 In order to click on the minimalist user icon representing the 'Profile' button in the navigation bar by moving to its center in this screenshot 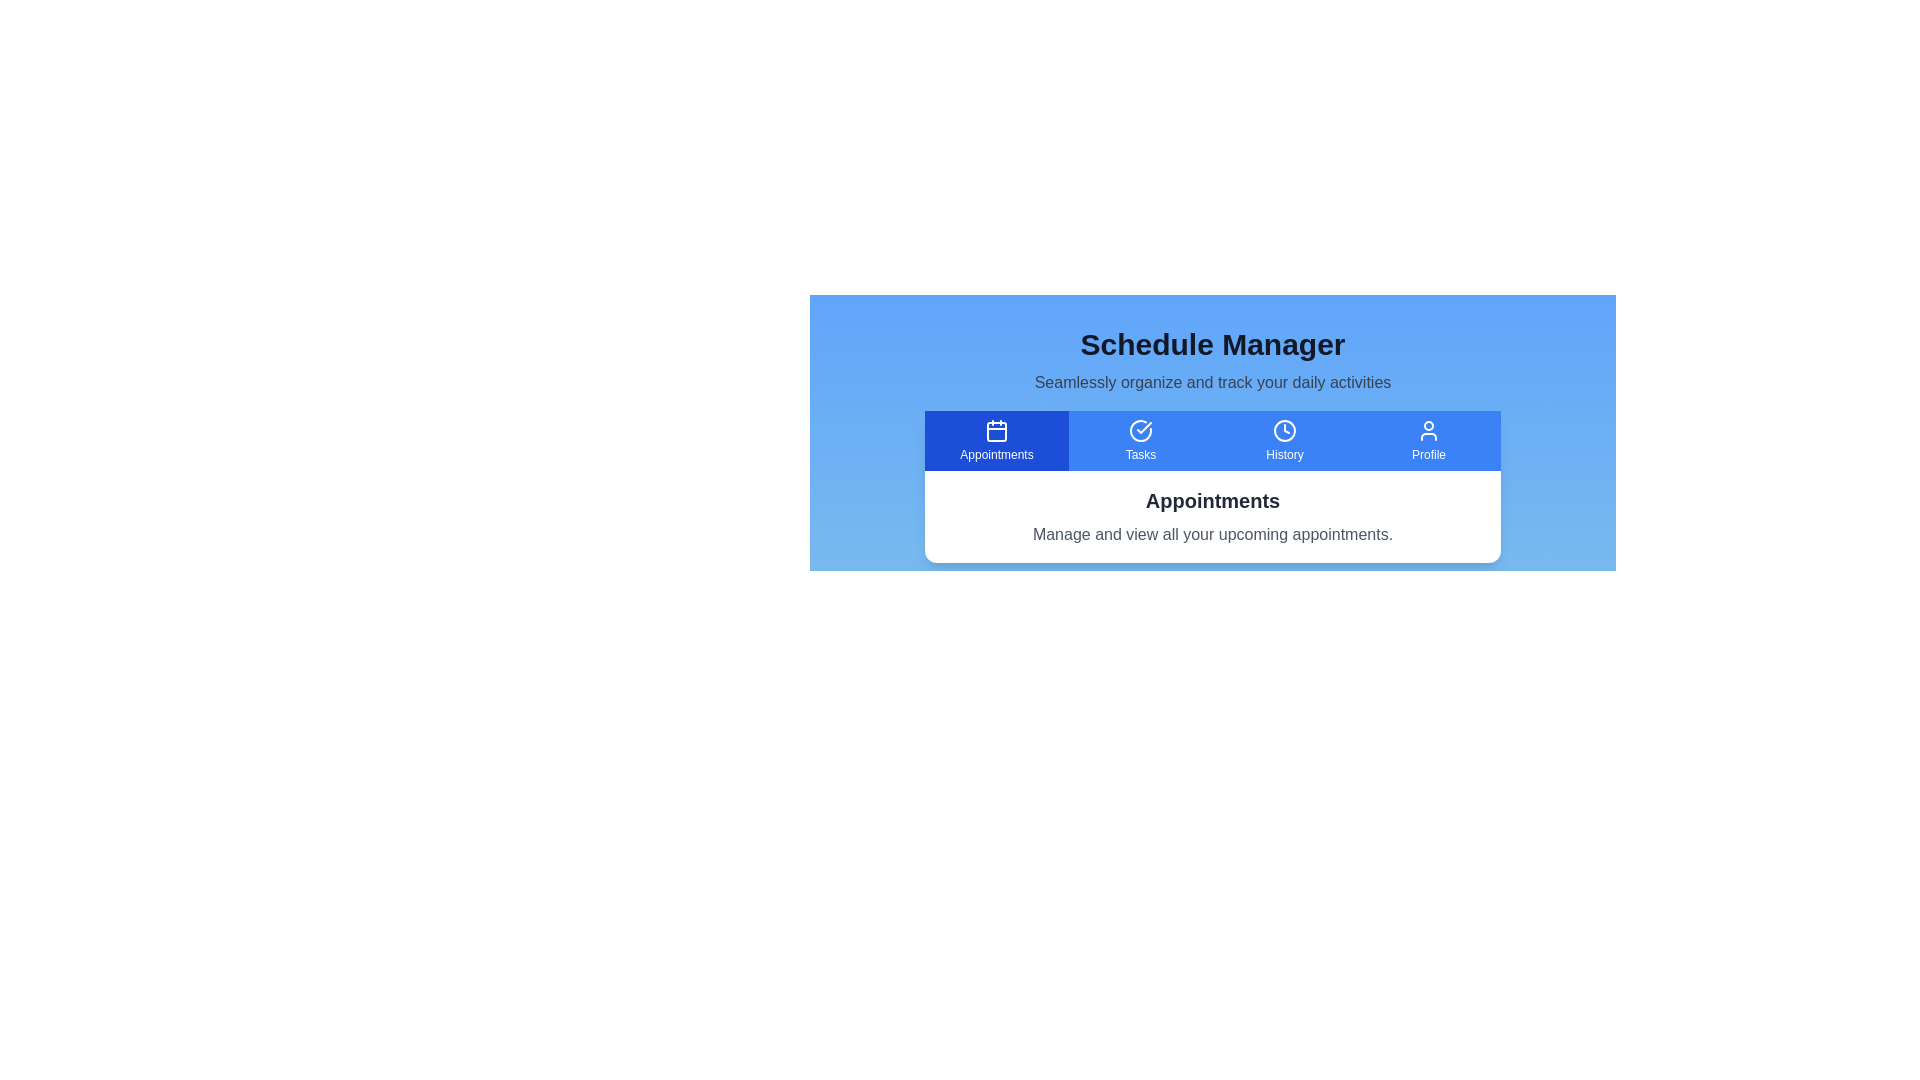, I will do `click(1428, 430)`.